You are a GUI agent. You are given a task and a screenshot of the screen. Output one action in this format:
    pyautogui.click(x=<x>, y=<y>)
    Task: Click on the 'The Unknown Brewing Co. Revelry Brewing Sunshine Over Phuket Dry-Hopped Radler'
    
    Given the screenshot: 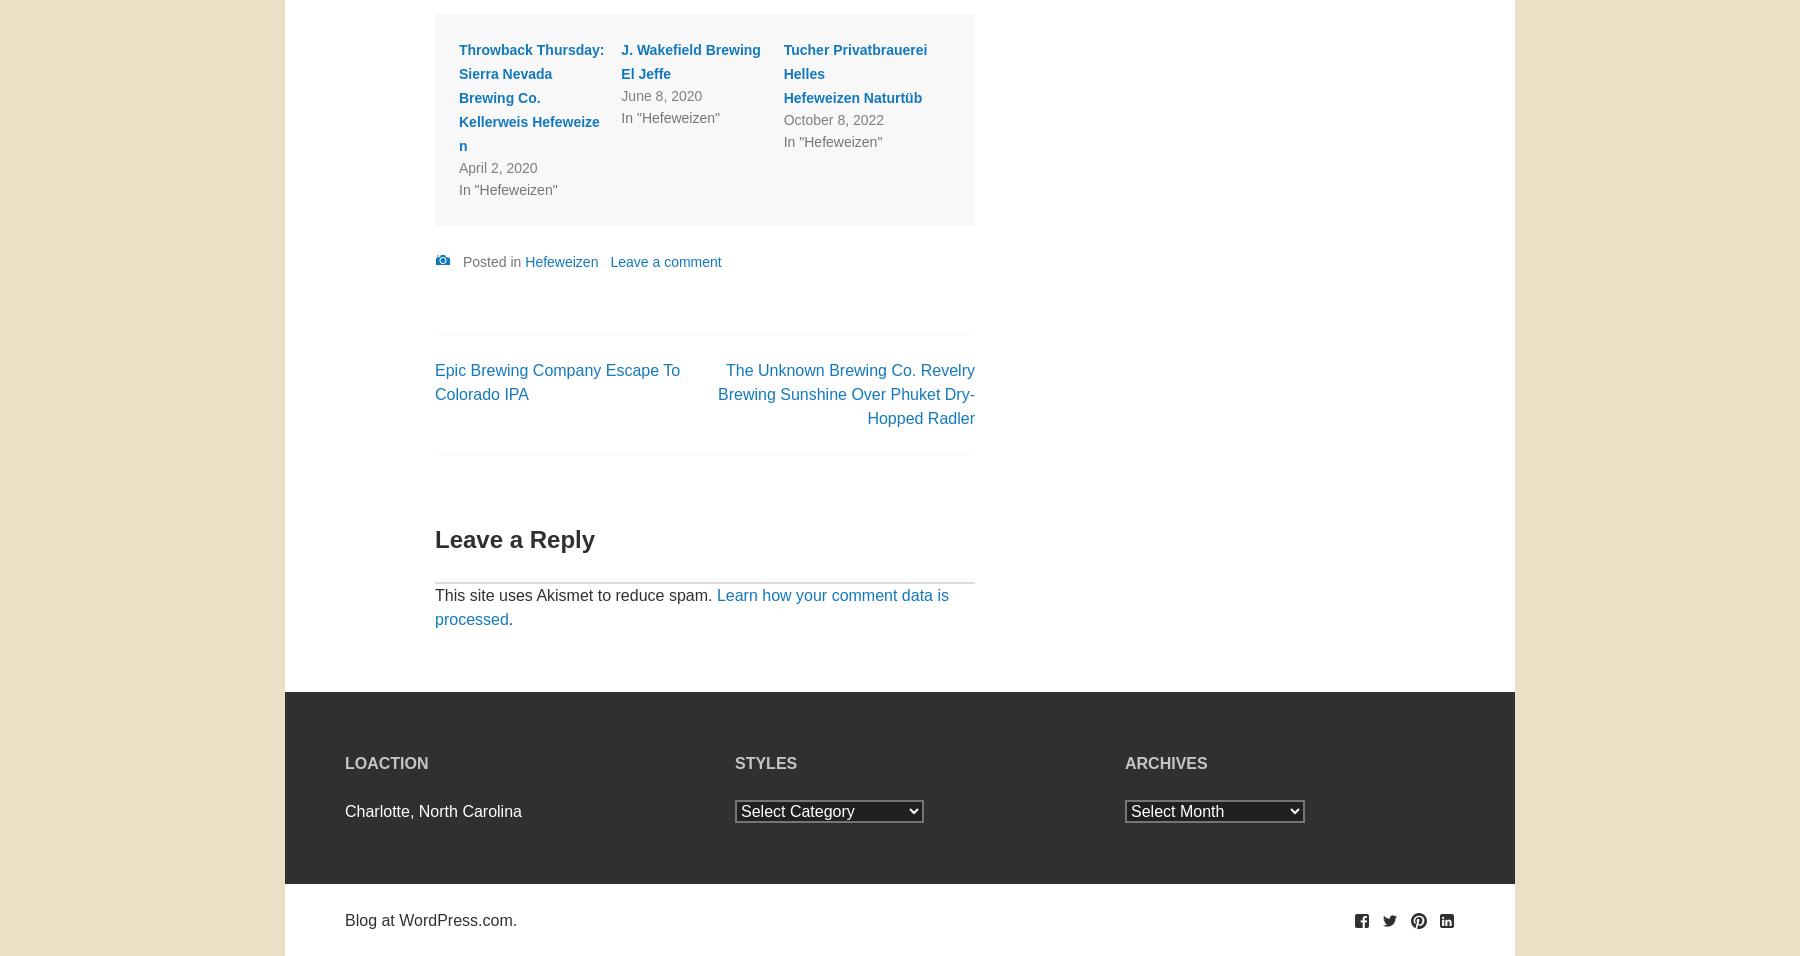 What is the action you would take?
    pyautogui.click(x=846, y=393)
    